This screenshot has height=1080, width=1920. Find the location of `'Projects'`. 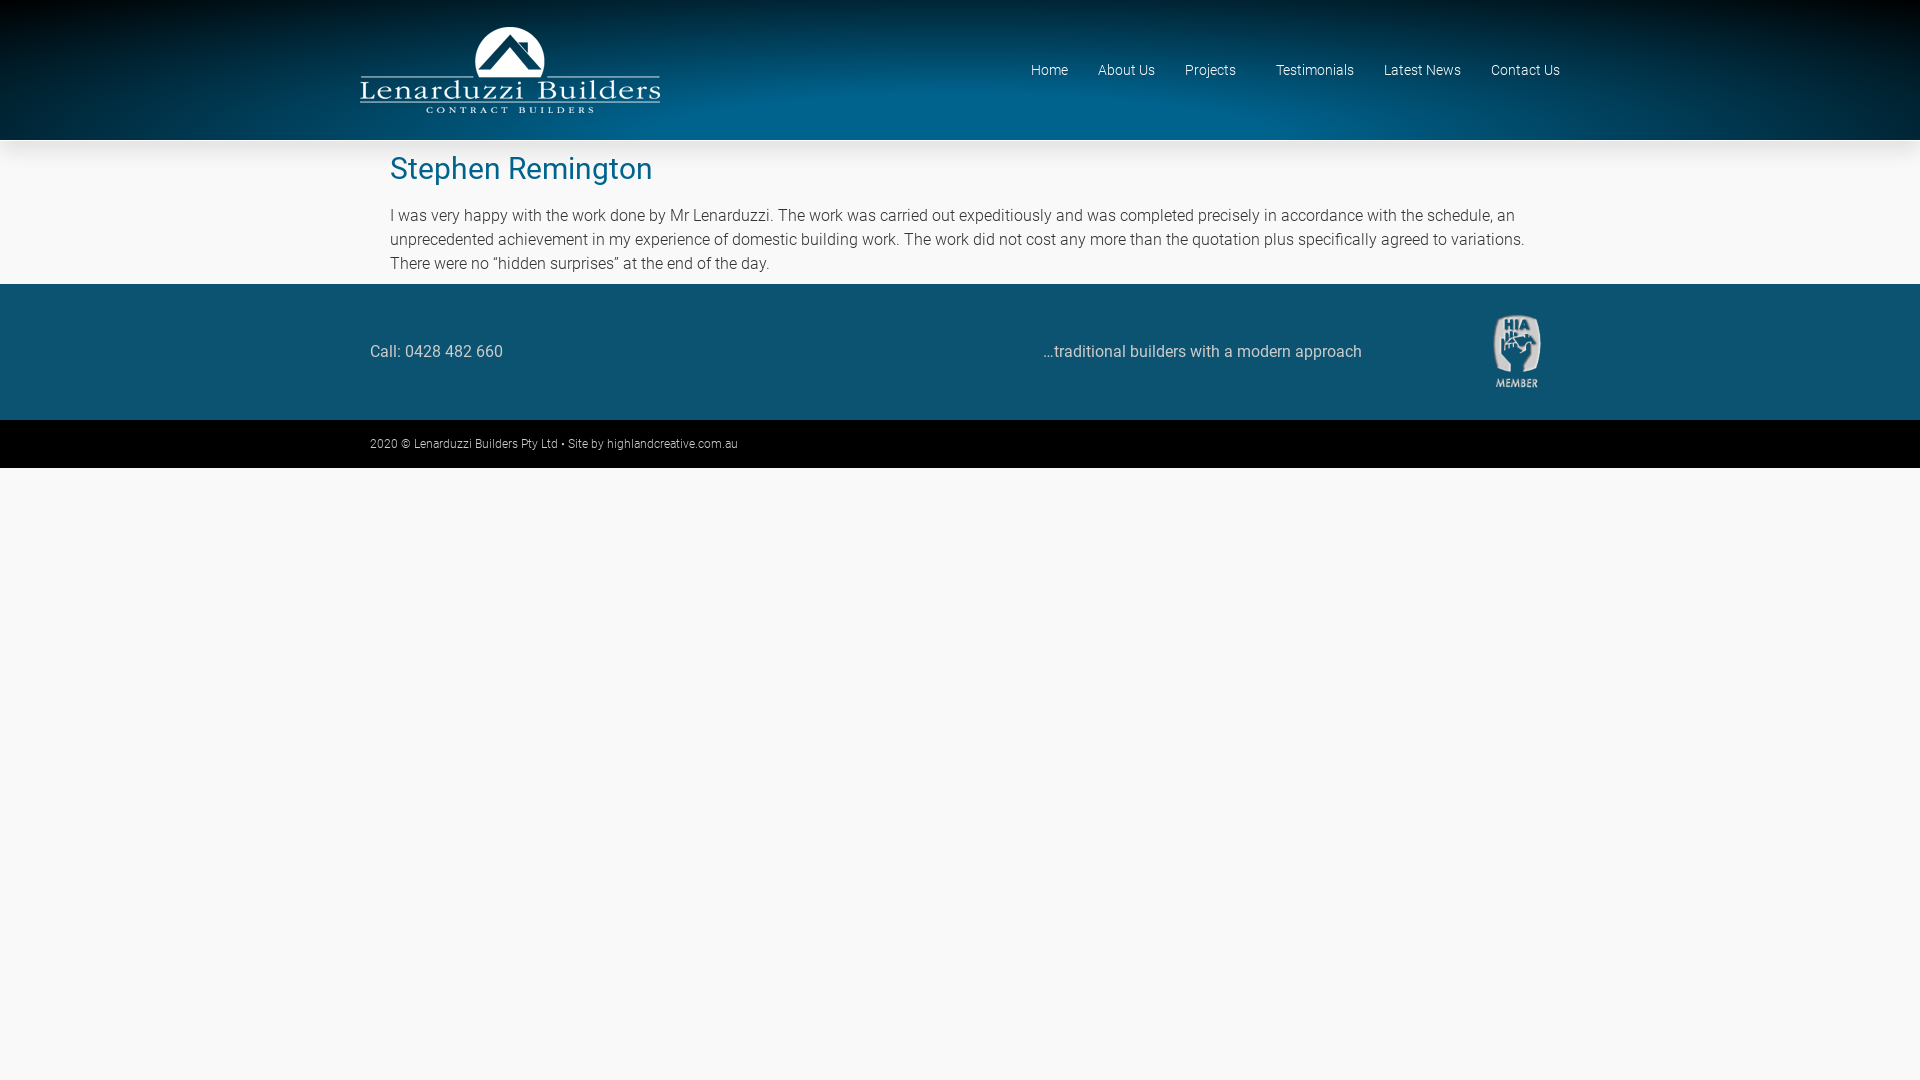

'Projects' is located at coordinates (1214, 68).